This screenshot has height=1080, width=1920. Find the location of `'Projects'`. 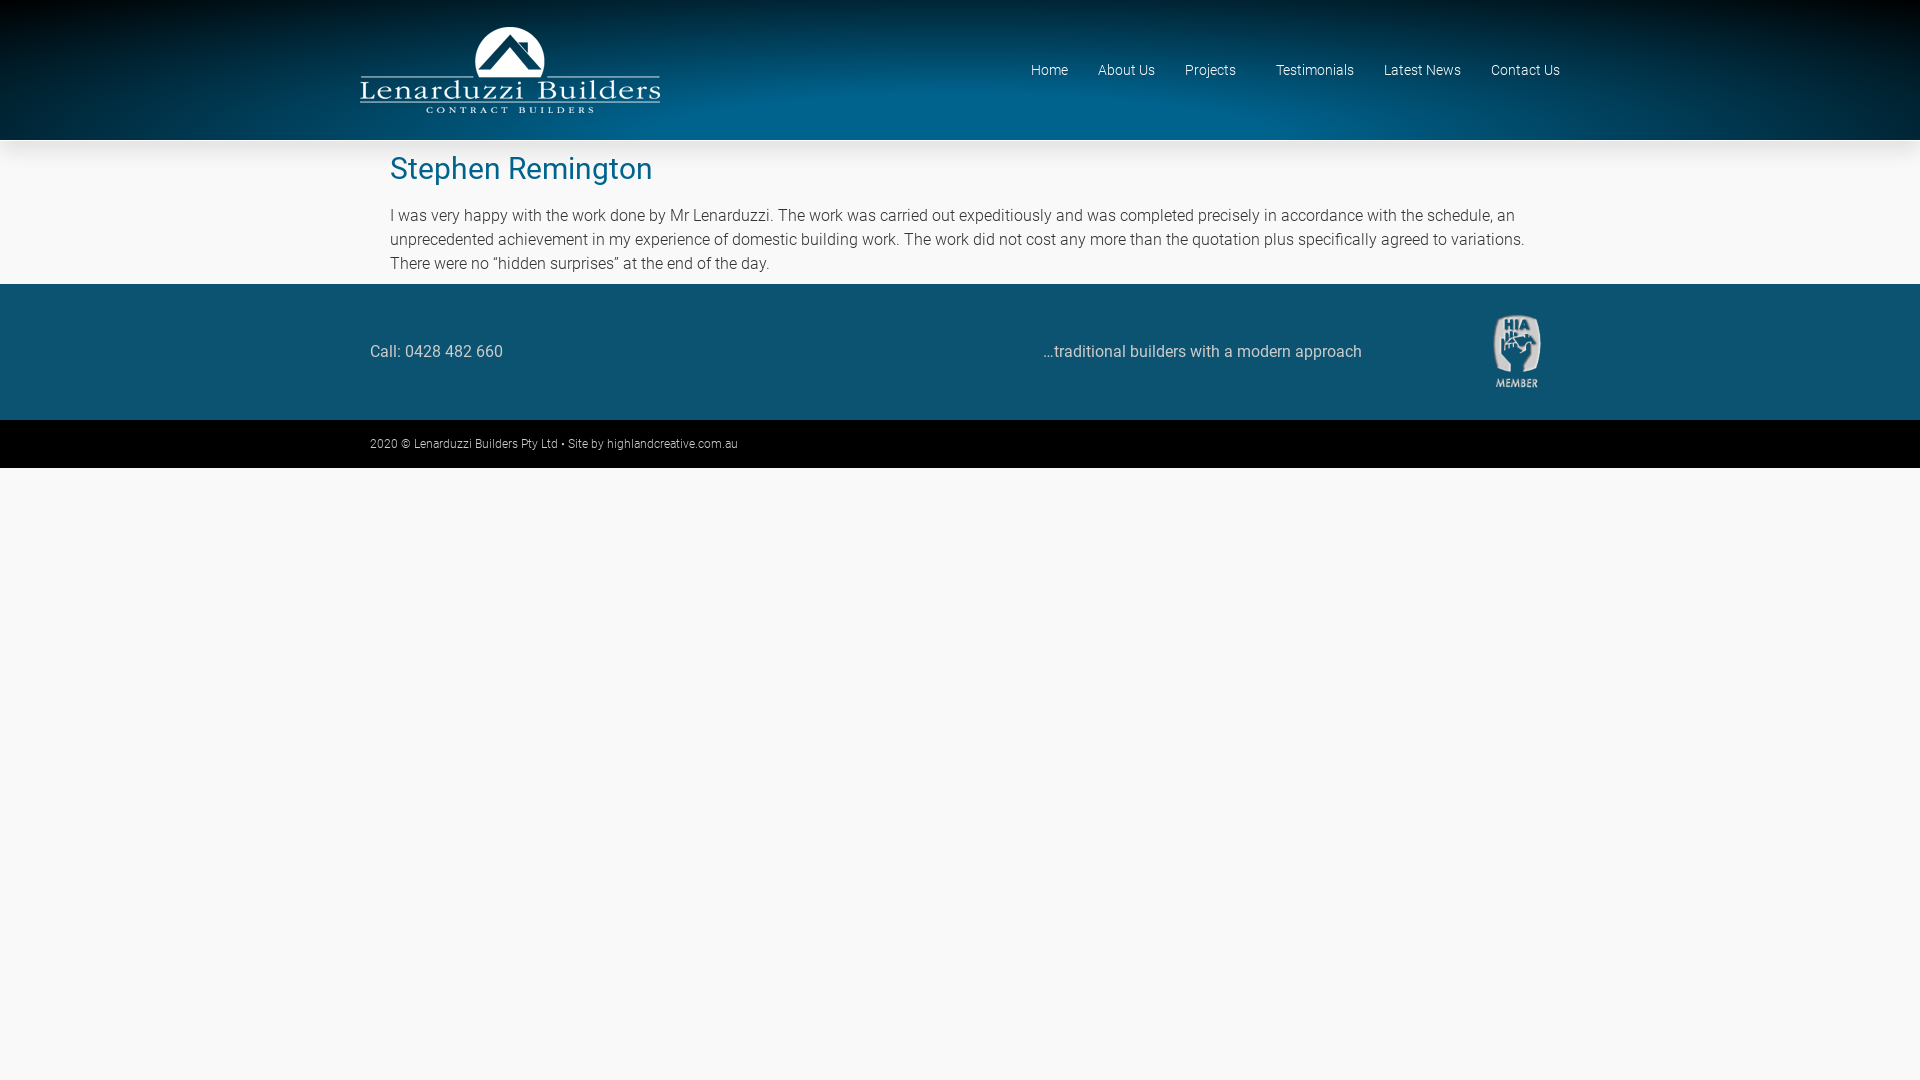

'Projects' is located at coordinates (1214, 68).